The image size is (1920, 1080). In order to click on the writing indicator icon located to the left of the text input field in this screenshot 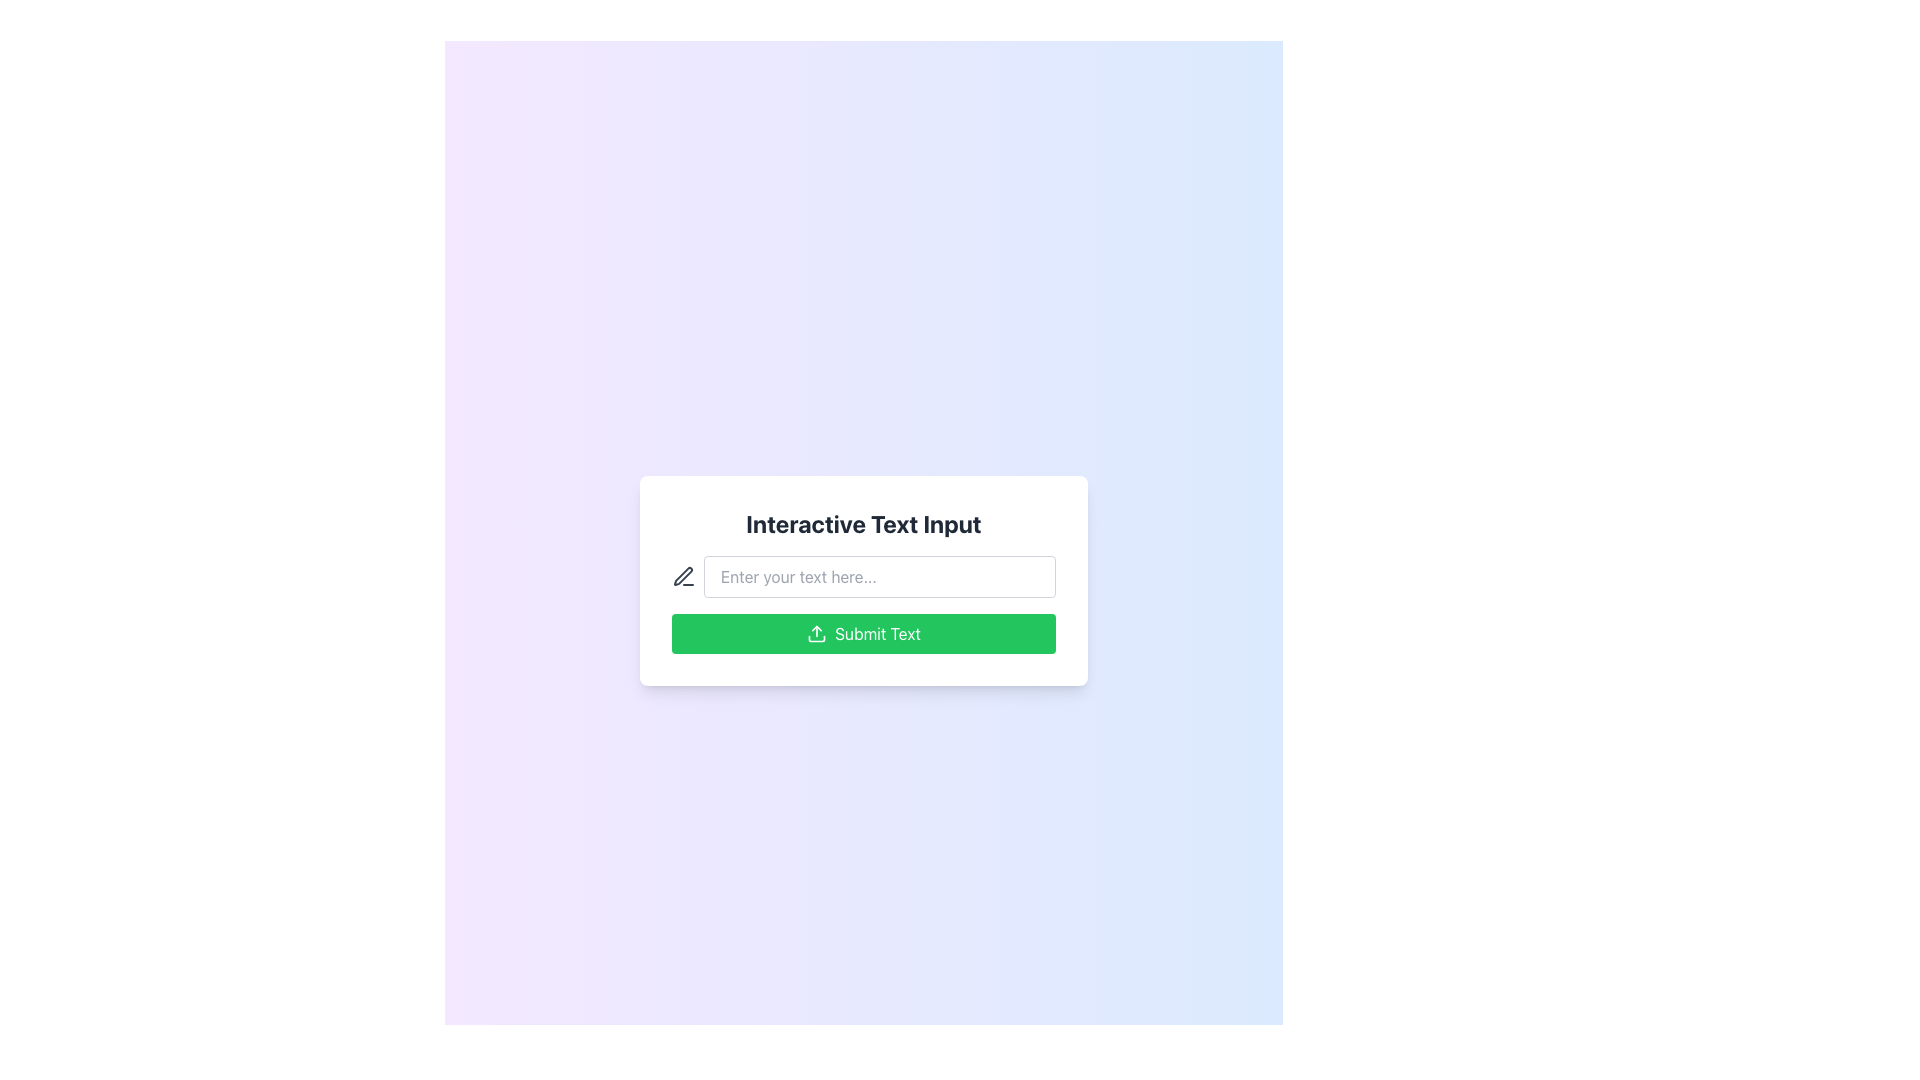, I will do `click(684, 577)`.